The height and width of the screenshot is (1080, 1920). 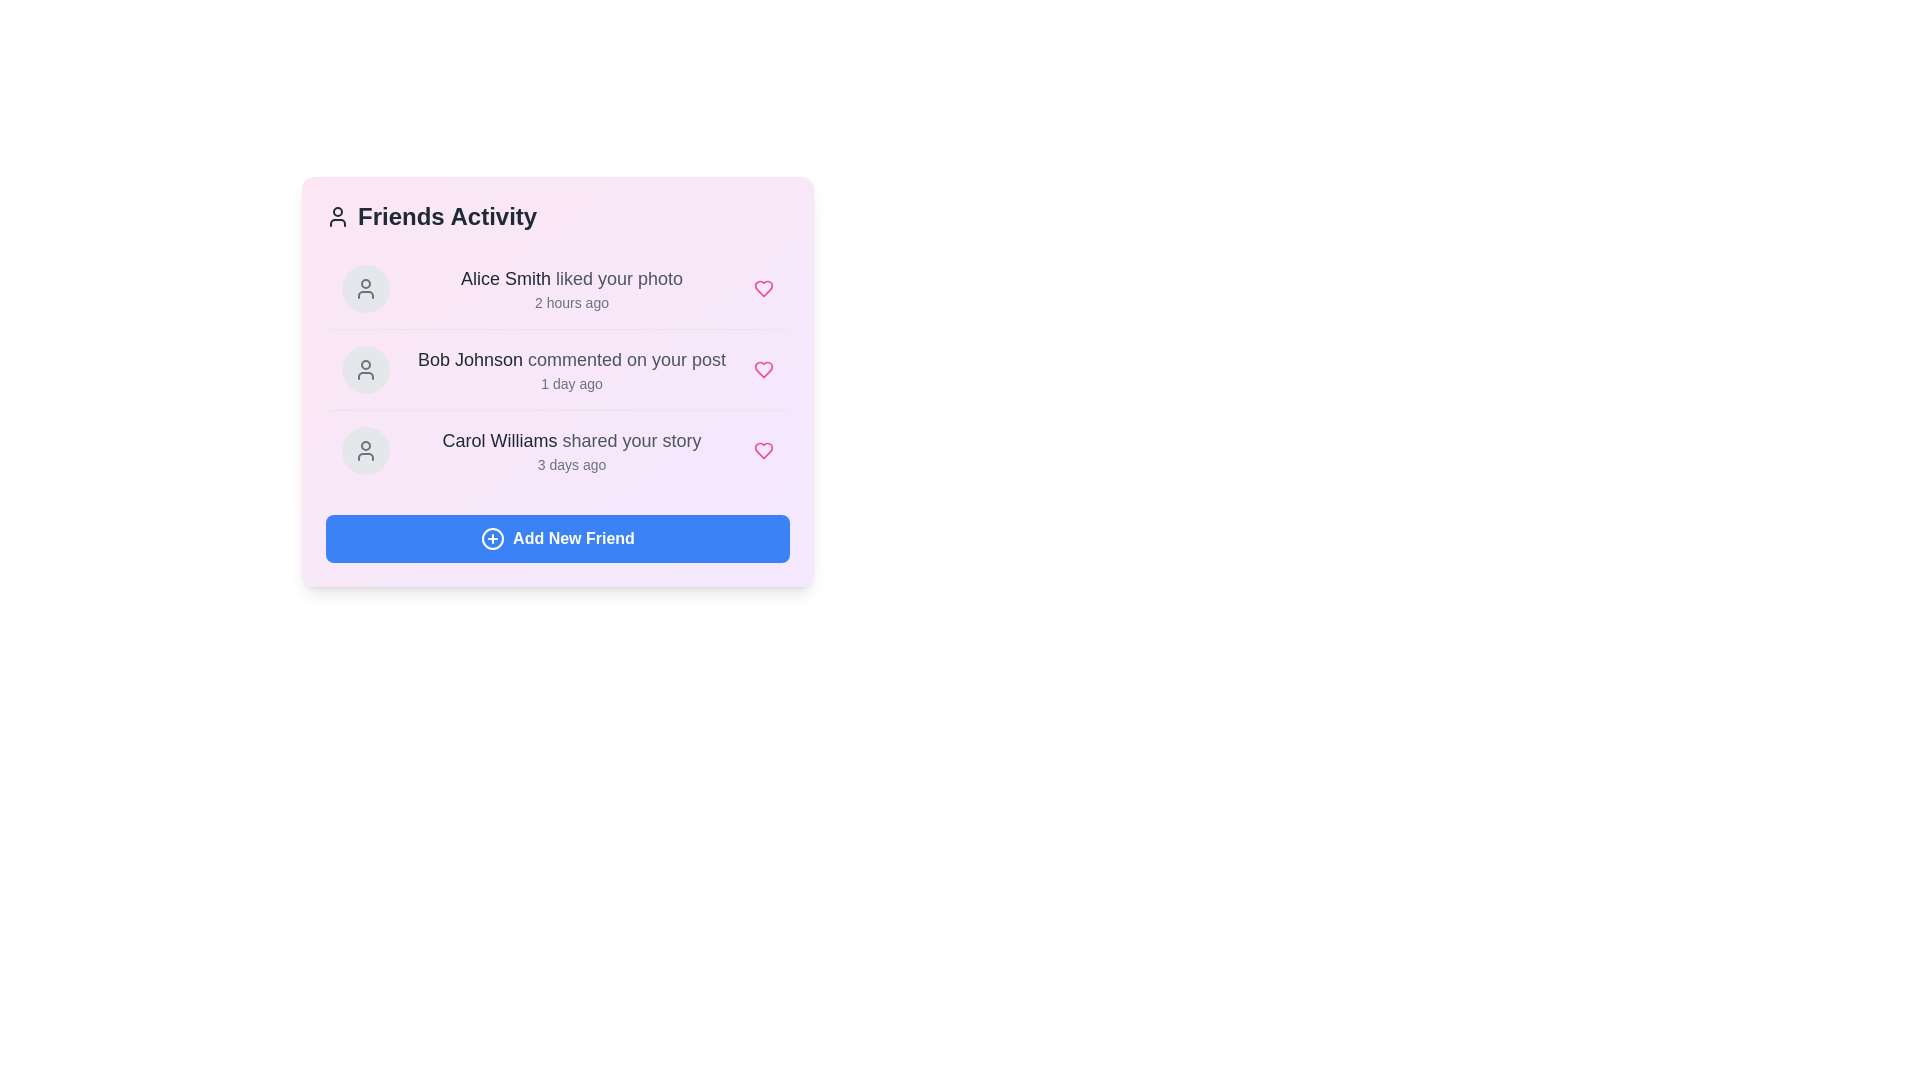 I want to click on the user activity item corresponding to Alice Smith to view its details, so click(x=557, y=289).